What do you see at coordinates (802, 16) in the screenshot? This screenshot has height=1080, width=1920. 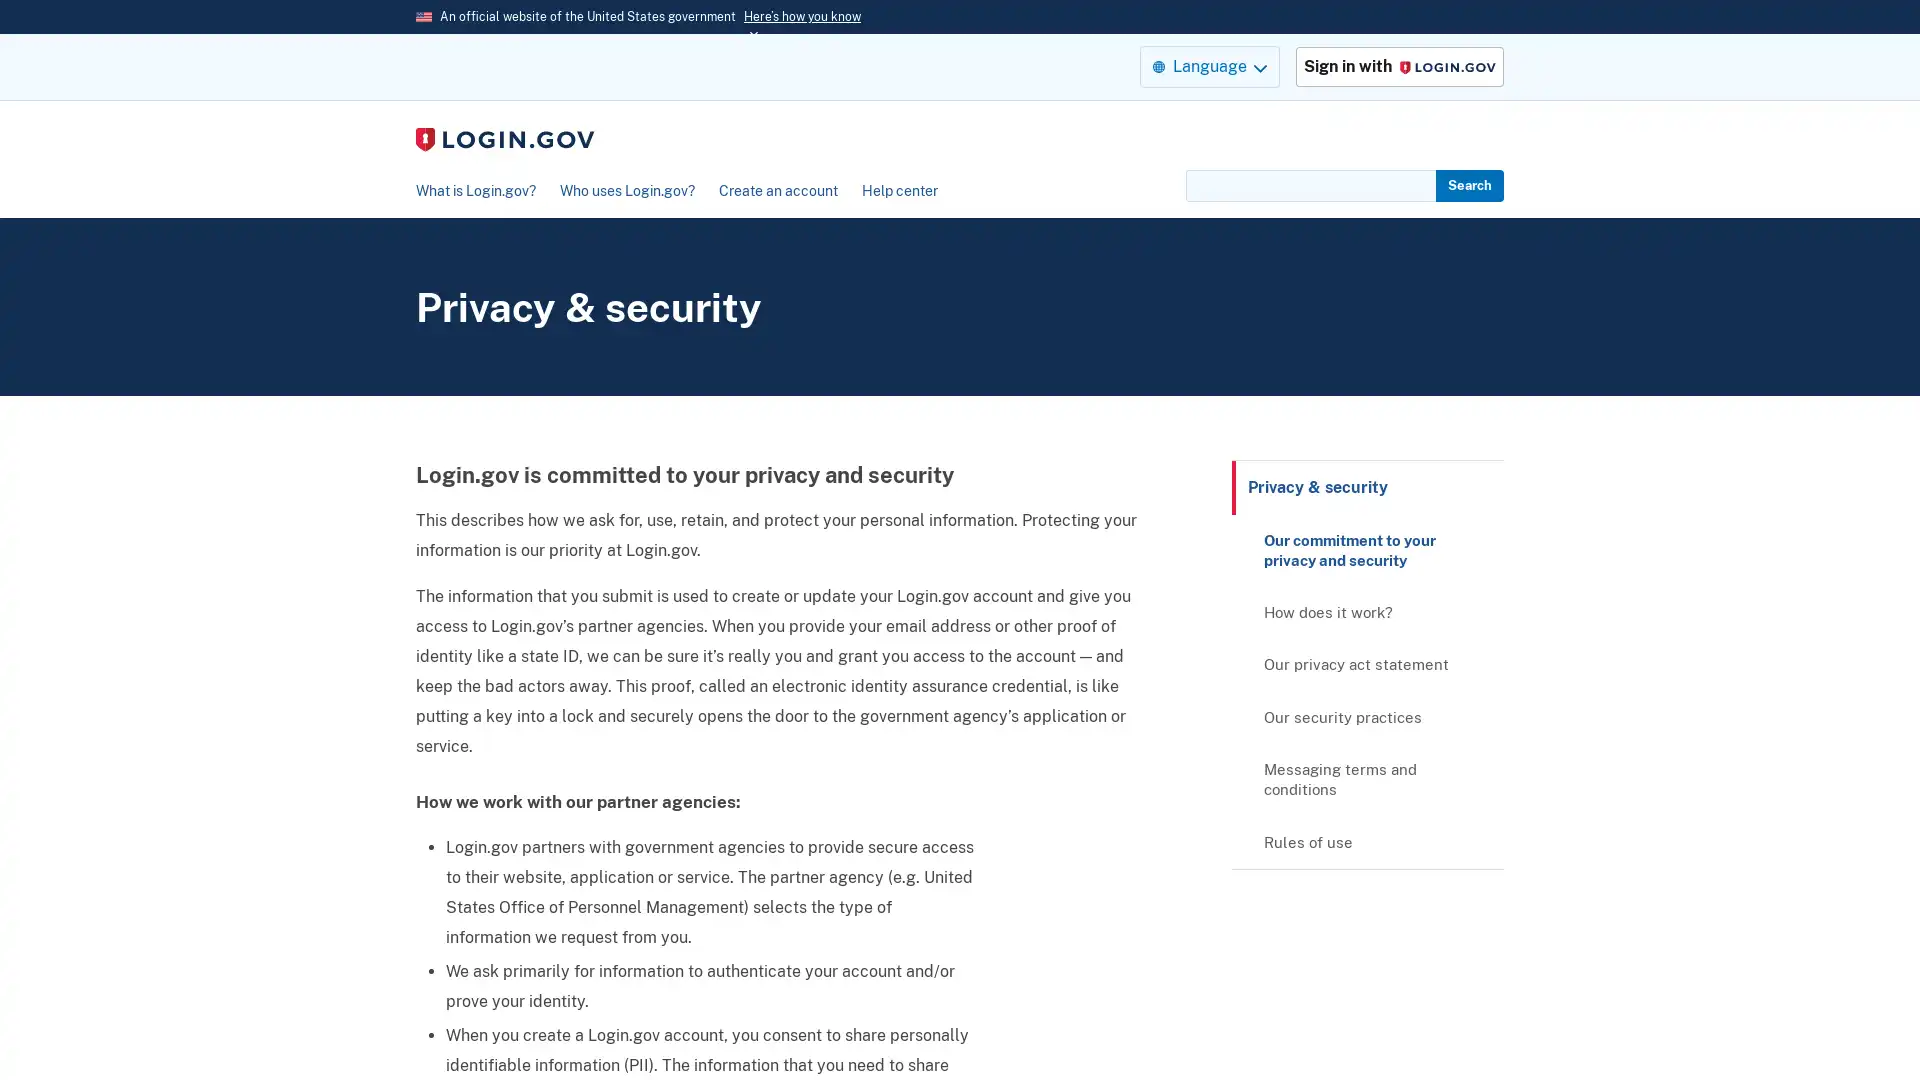 I see `Heres how you know` at bounding box center [802, 16].